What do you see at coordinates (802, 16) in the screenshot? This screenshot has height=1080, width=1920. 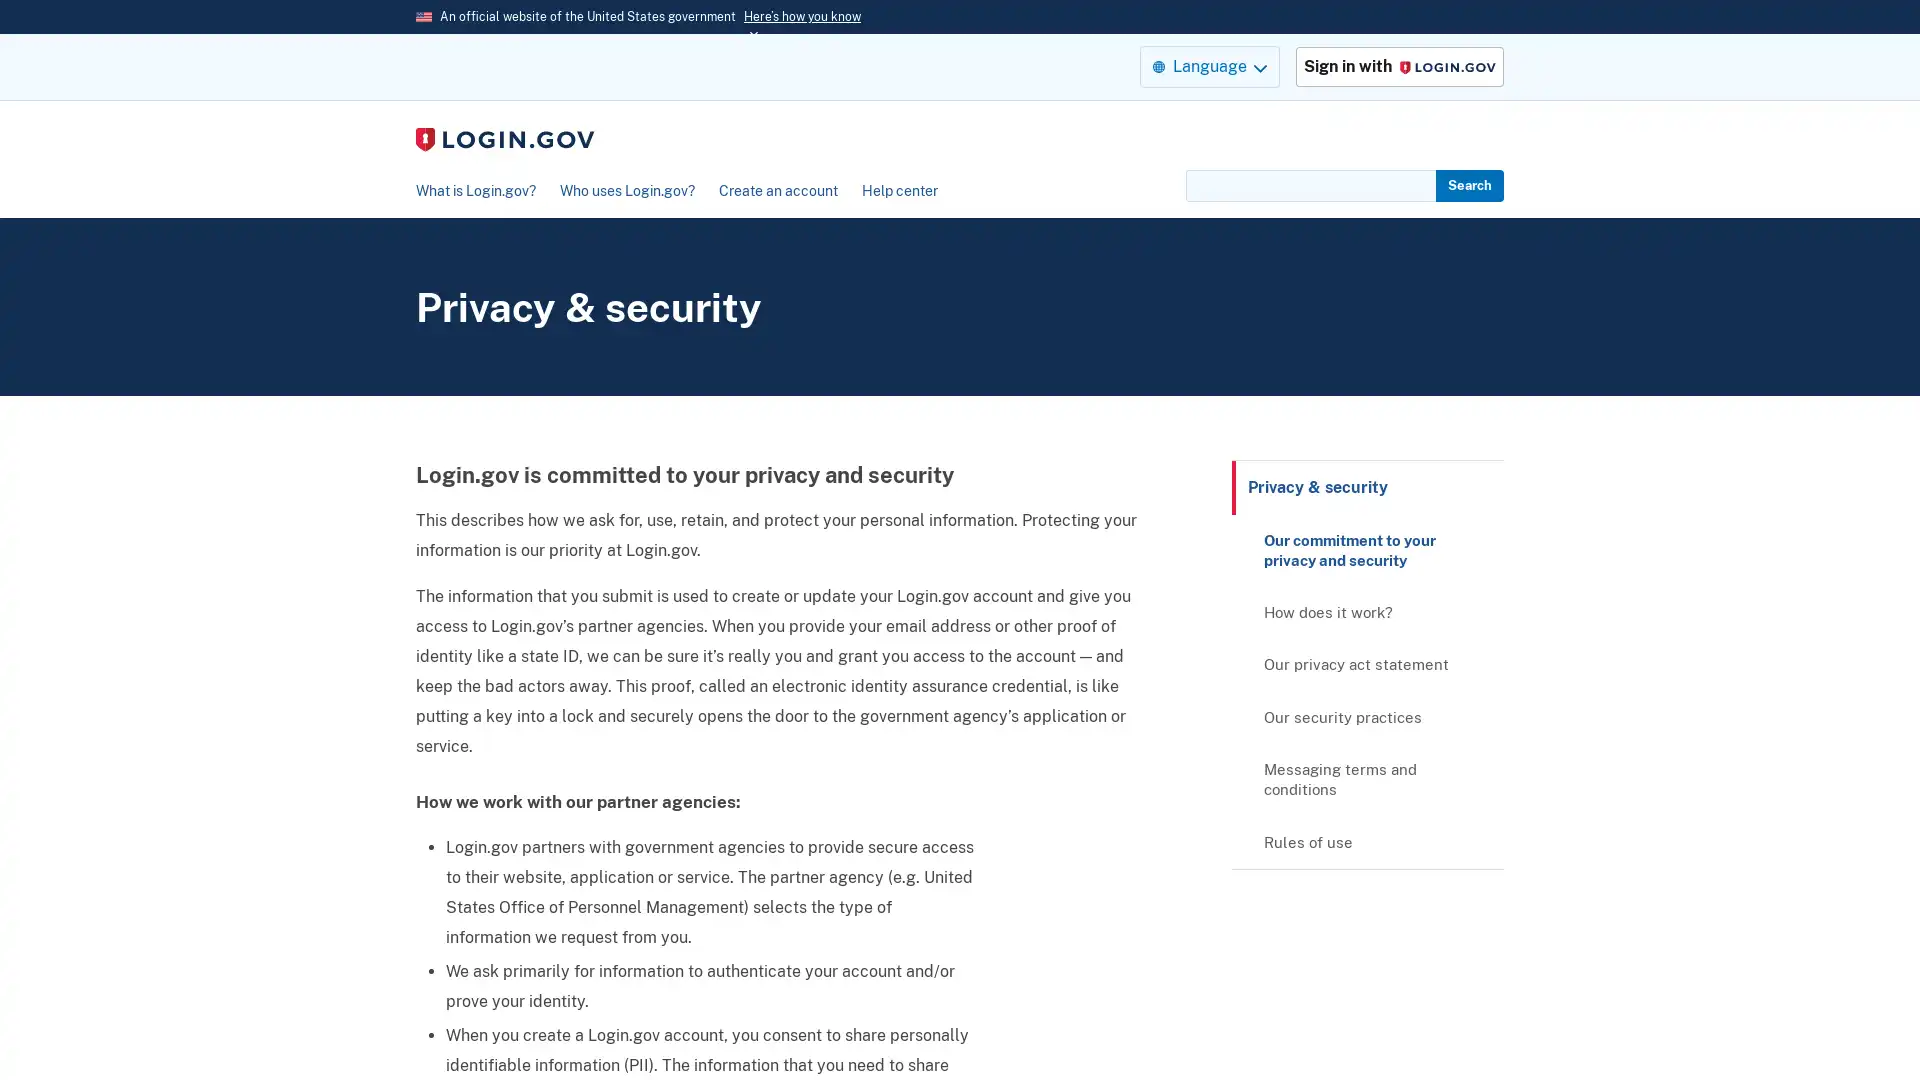 I see `Heres how you know` at bounding box center [802, 16].